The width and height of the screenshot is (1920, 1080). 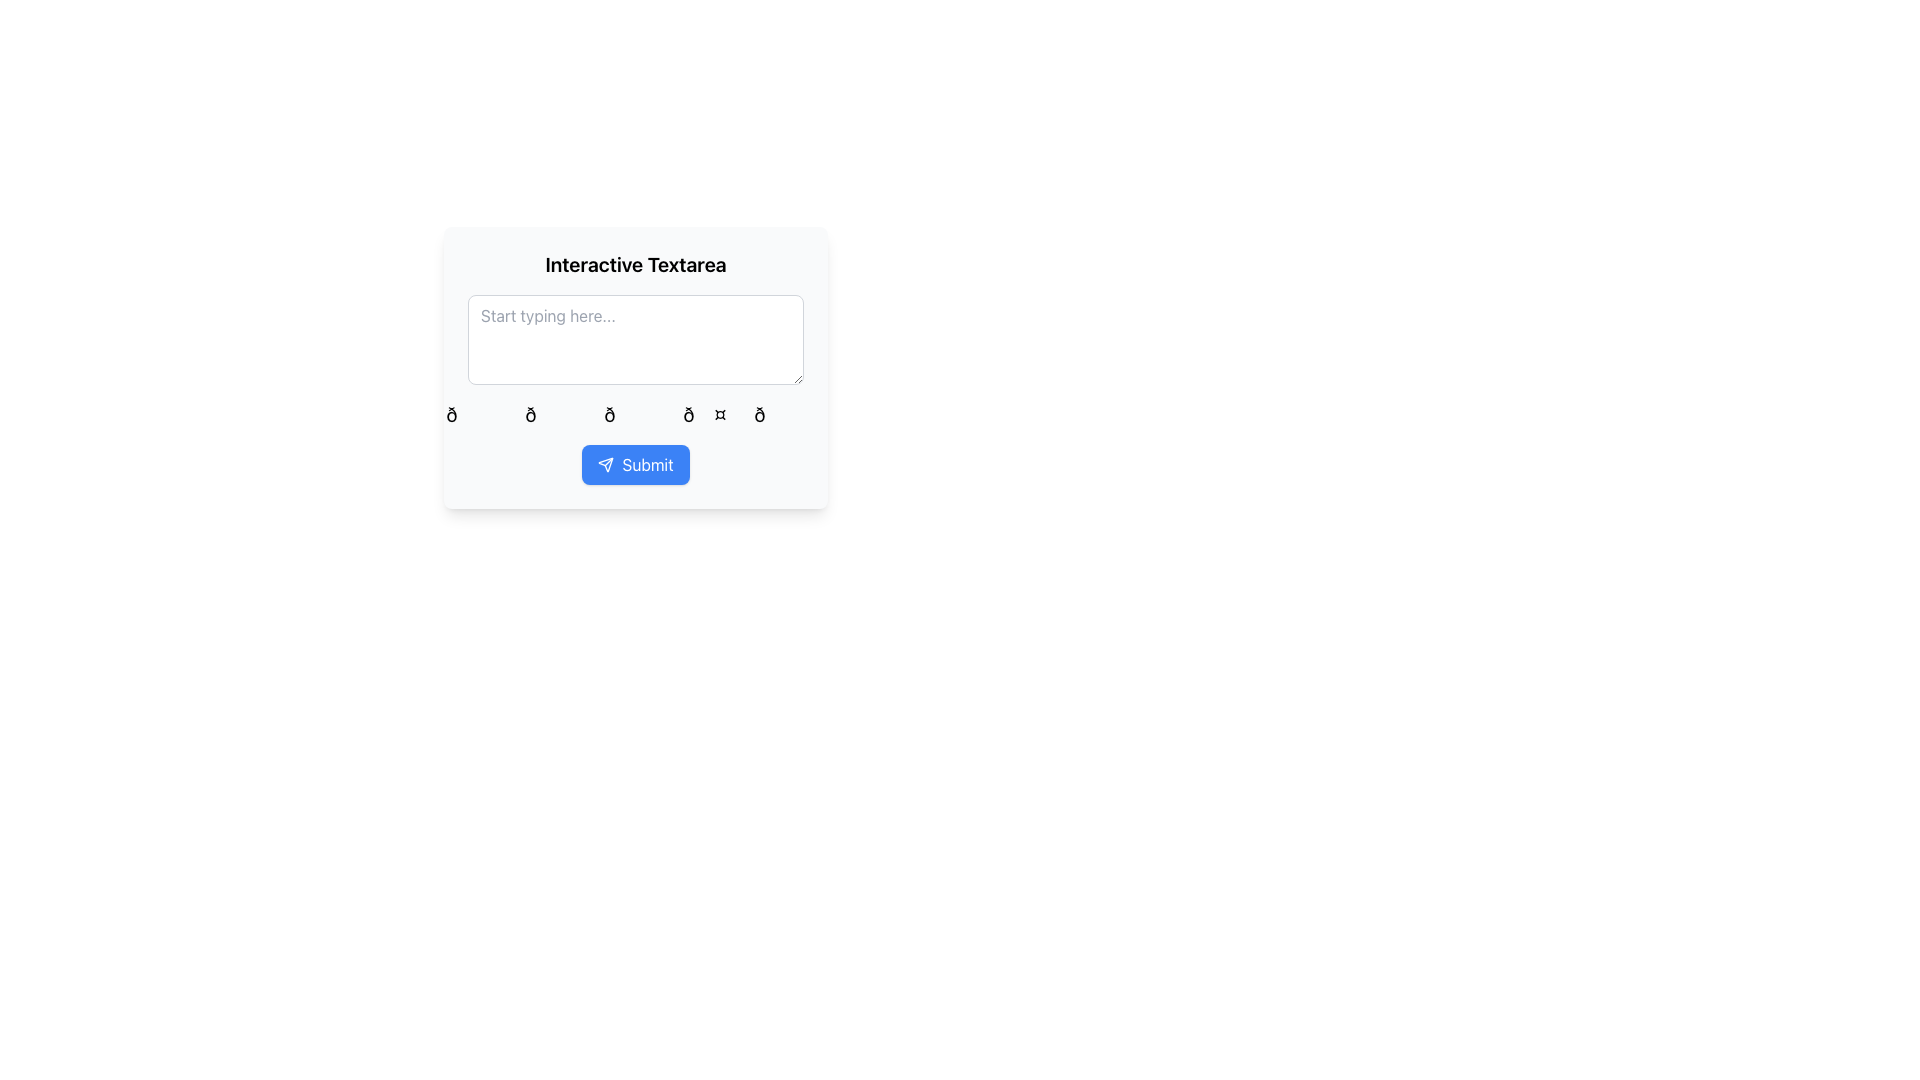 I want to click on the small arrow-like icon resembling a send action, which is styled with a blue background and white fill, located inside the blue 'Submit' button at the center-bottom of the section under the interactive textarea, so click(x=605, y=465).